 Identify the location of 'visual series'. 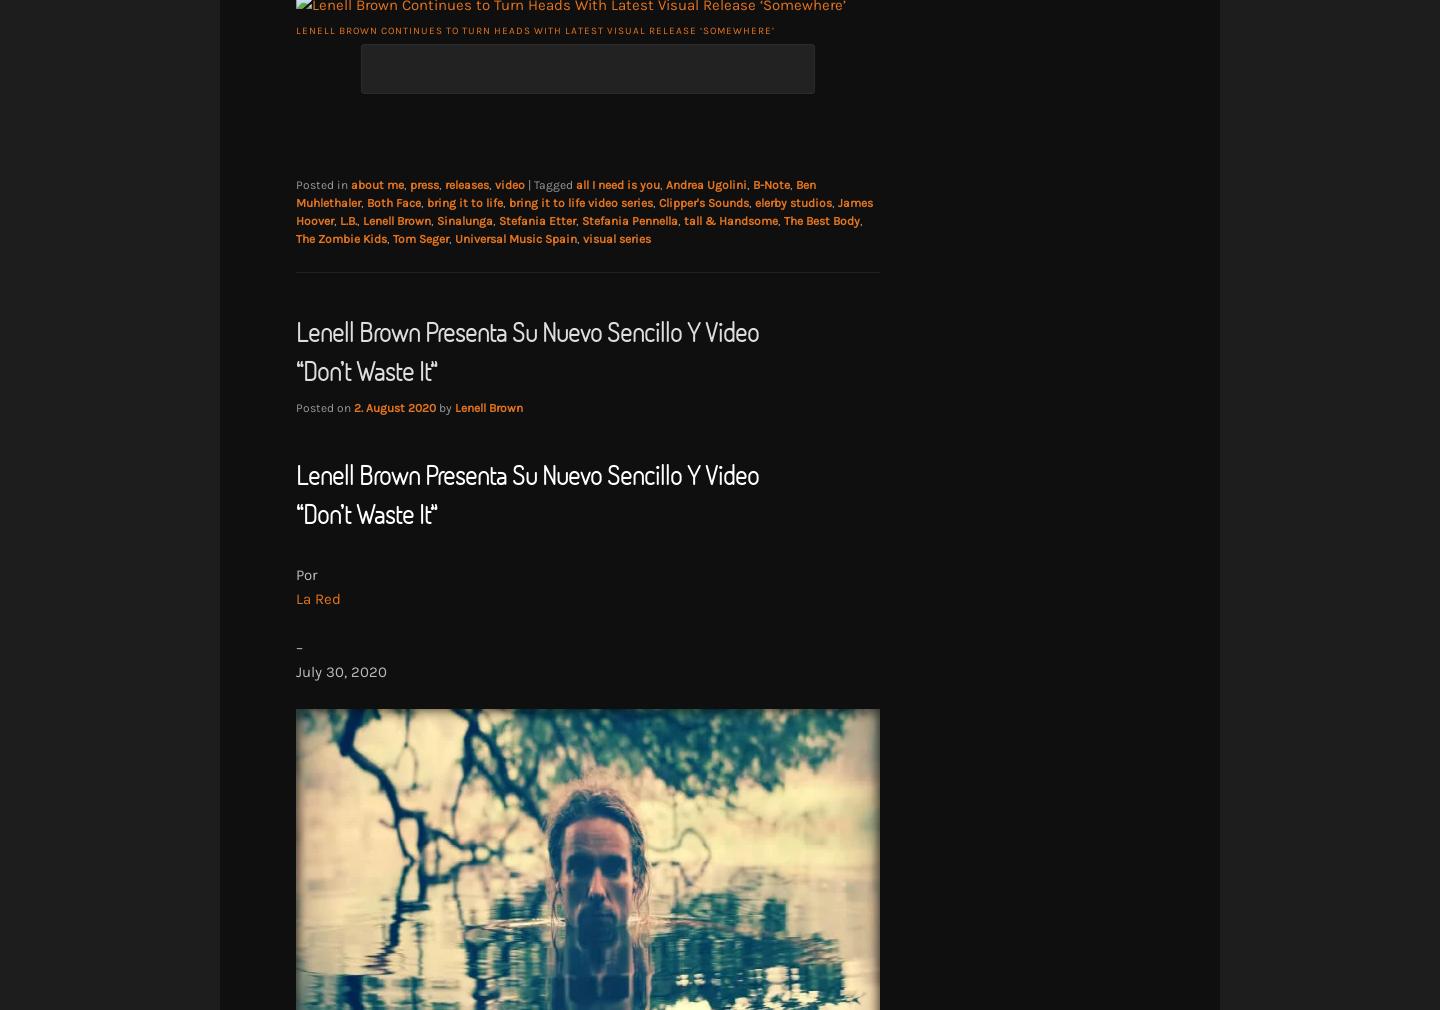
(616, 237).